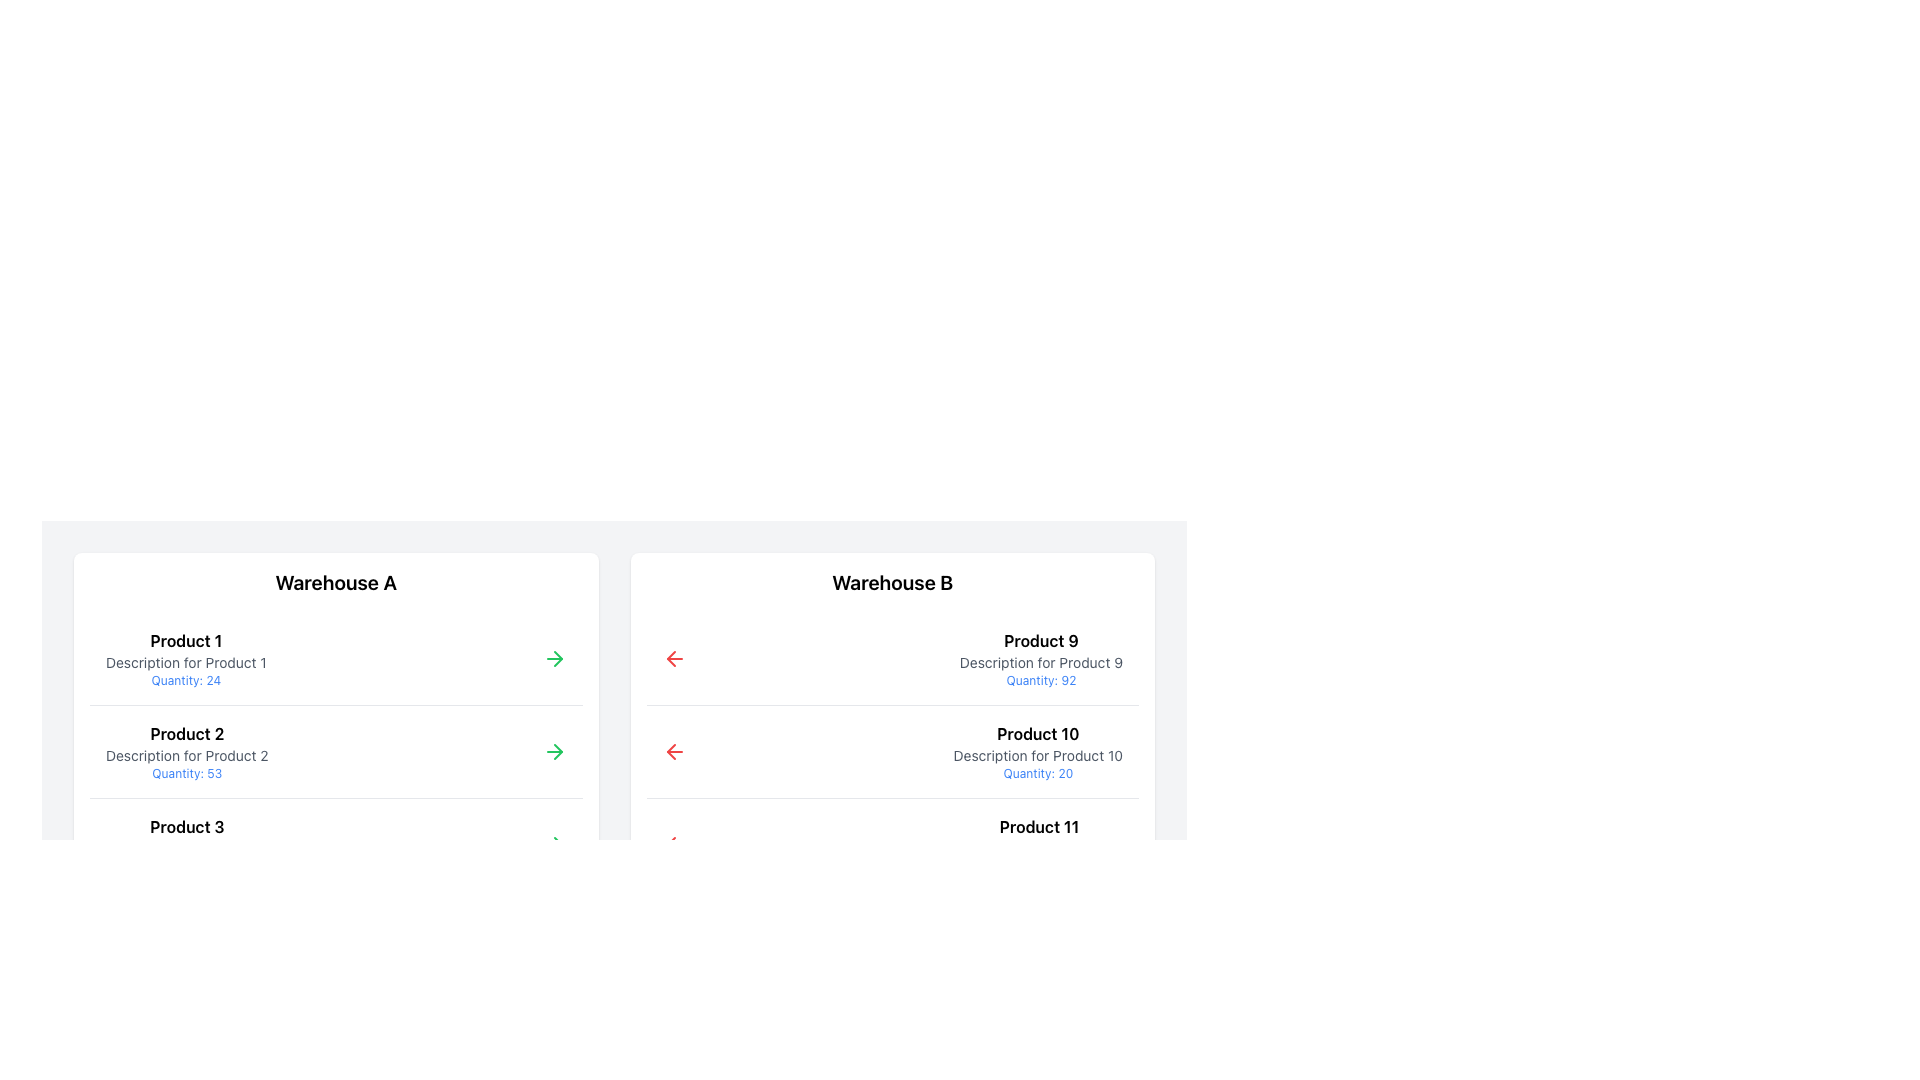 The image size is (1920, 1080). I want to click on the red leftward arrow icon associated with 'Product 10' under the 'Warehouse B' column to invoke the action, so click(671, 752).